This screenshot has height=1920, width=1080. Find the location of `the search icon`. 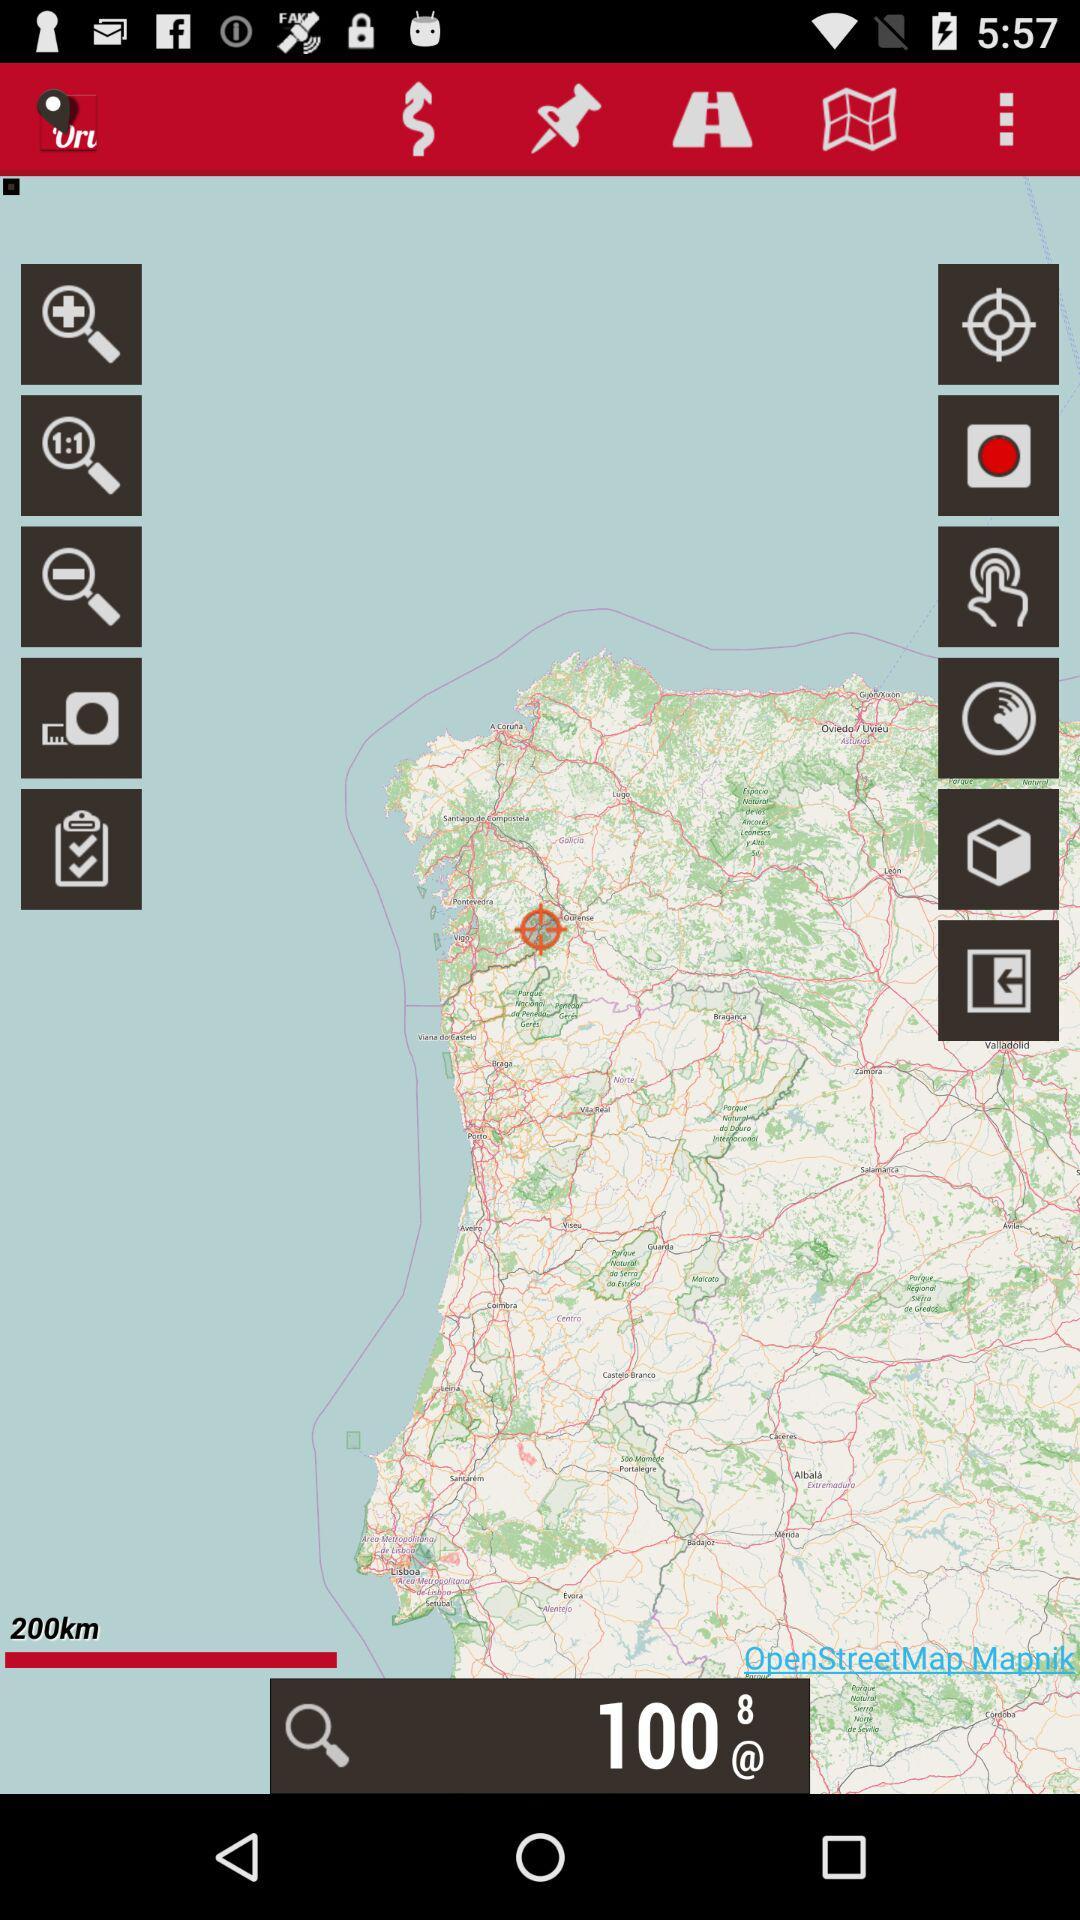

the search icon is located at coordinates (80, 487).